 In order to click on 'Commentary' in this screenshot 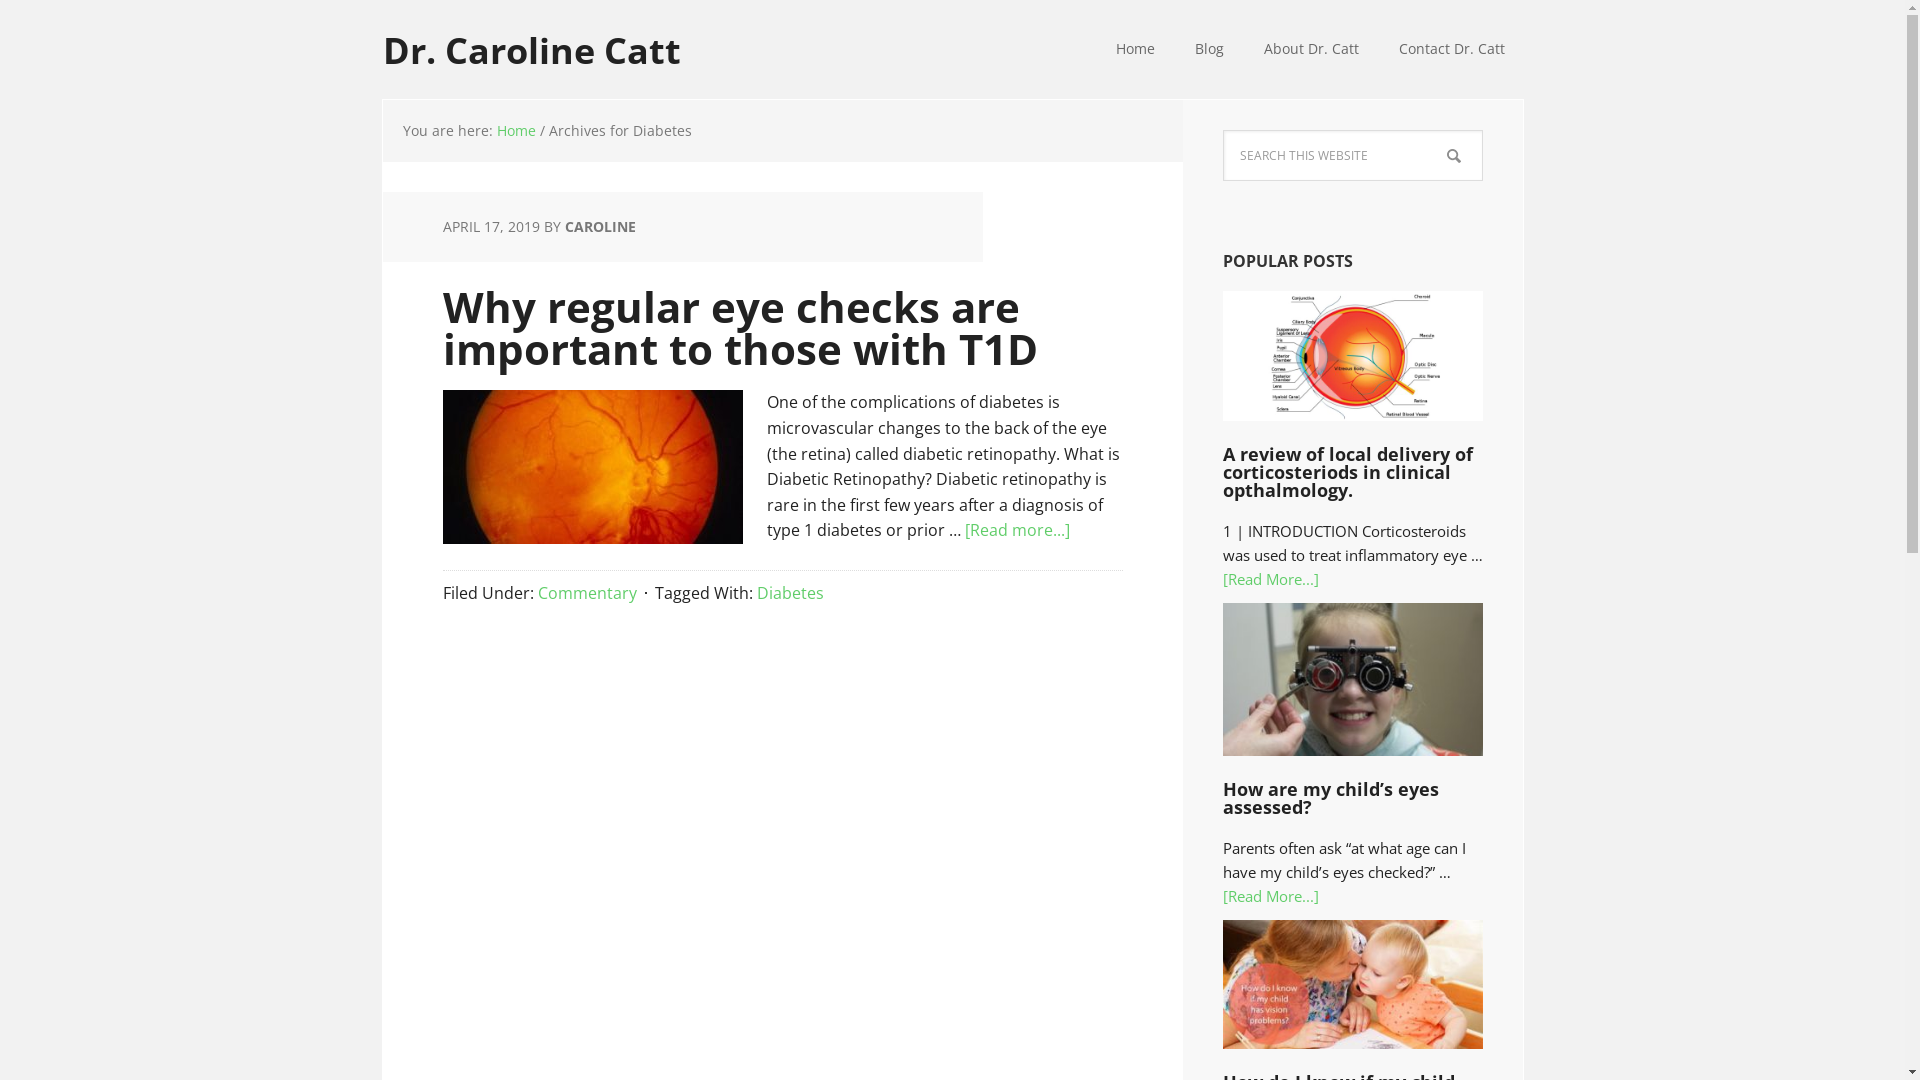, I will do `click(586, 592)`.